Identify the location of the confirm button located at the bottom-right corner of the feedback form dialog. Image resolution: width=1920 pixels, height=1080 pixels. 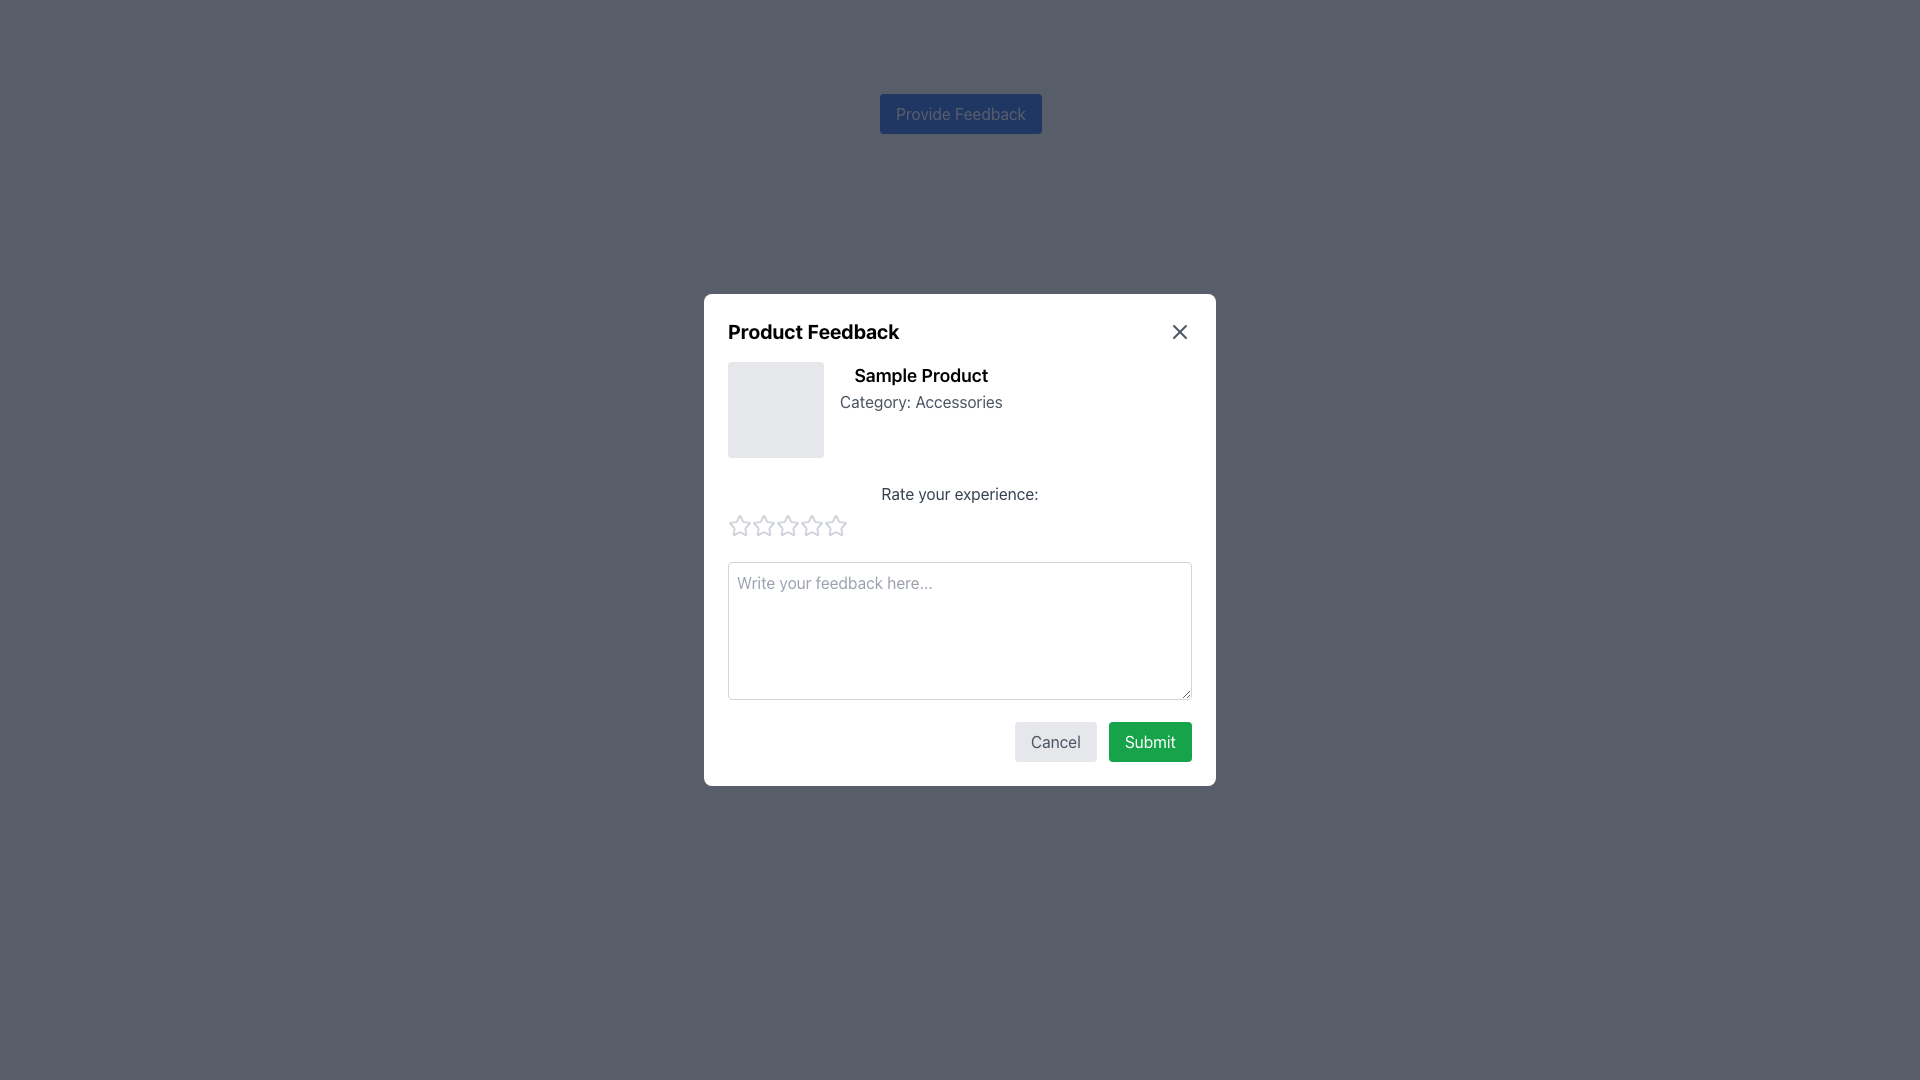
(1150, 741).